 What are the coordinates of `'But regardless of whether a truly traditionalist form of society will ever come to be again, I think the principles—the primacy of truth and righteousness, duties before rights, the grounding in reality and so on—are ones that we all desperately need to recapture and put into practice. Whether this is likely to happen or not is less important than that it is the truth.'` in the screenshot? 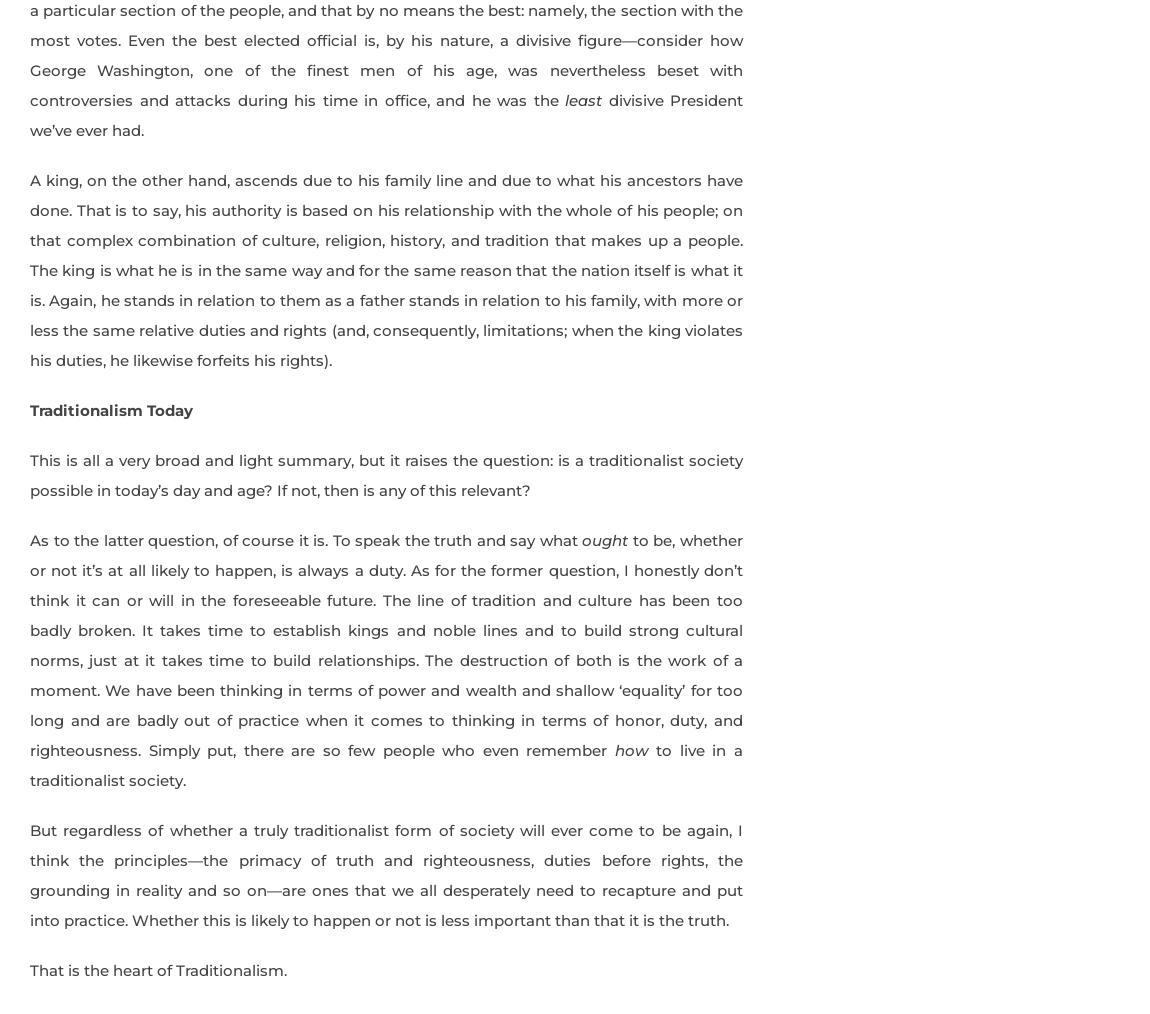 It's located at (386, 873).